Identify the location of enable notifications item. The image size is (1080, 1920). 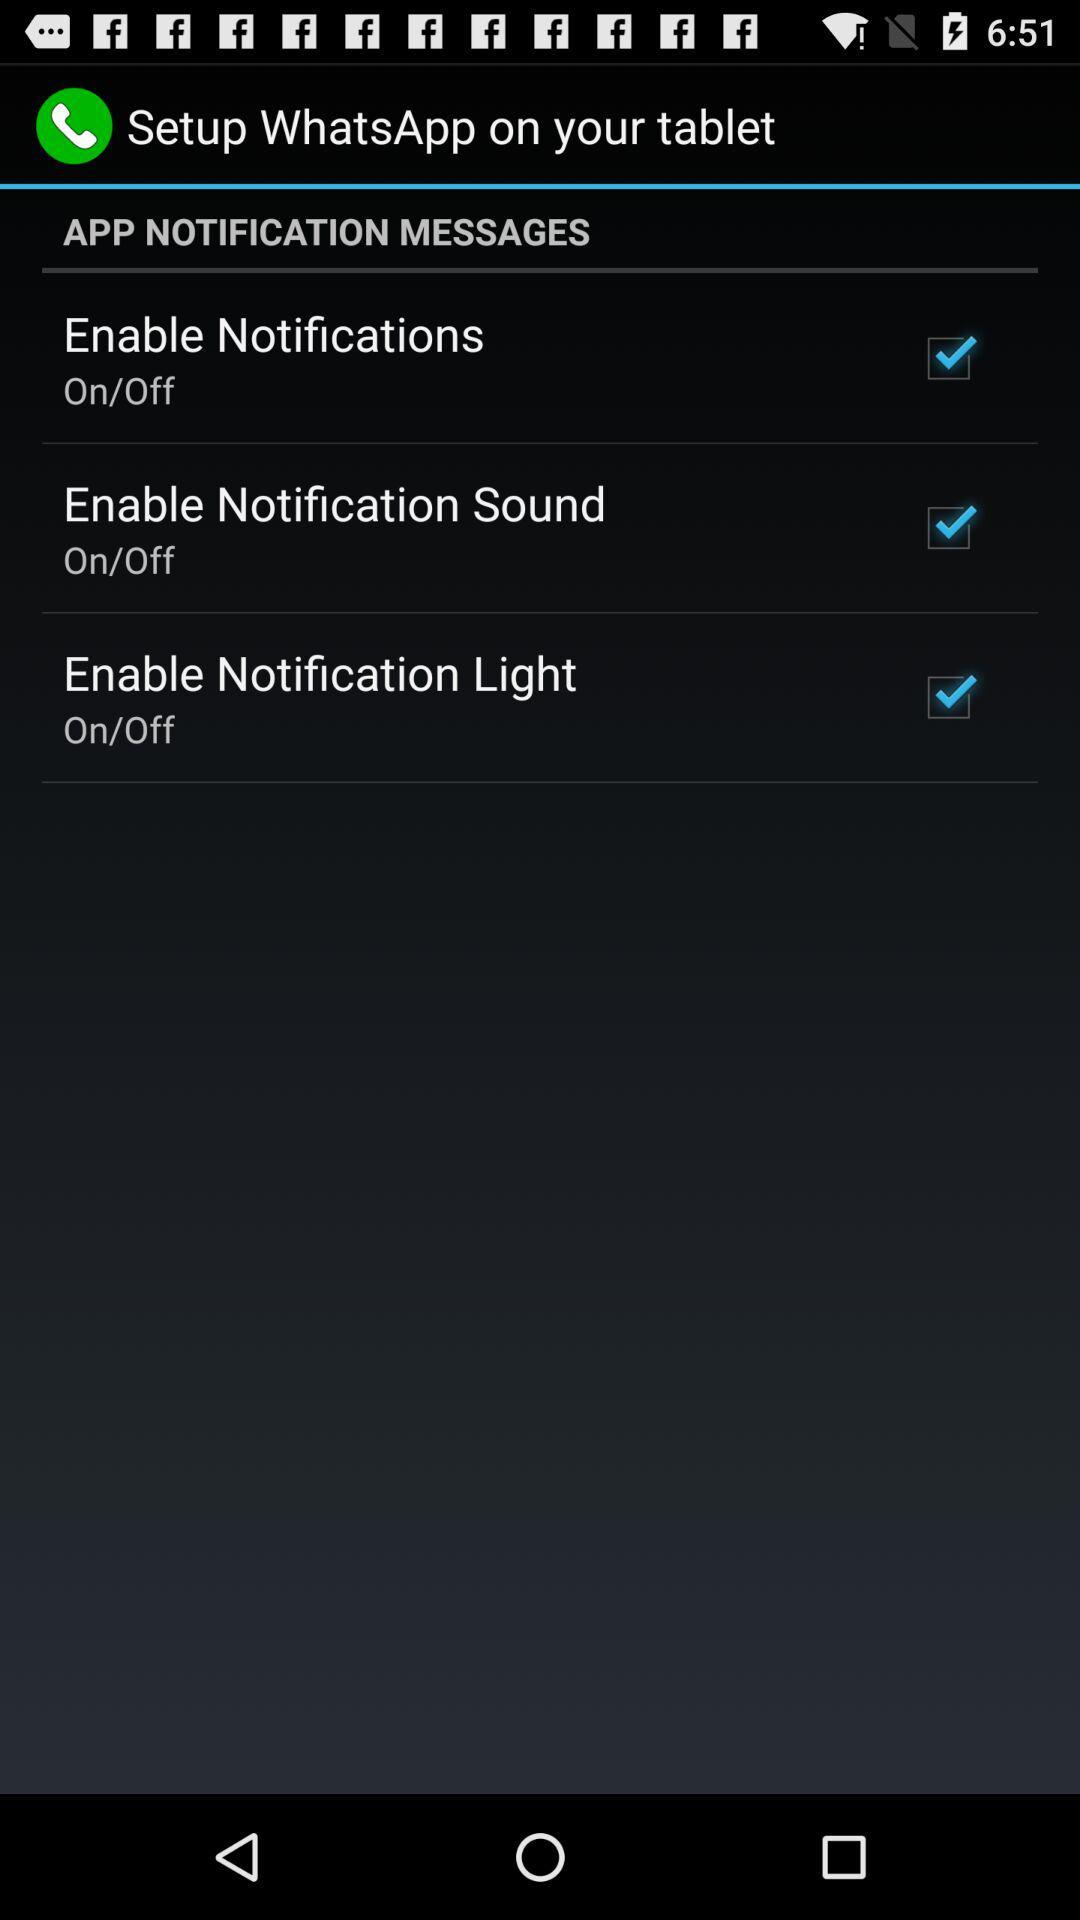
(273, 333).